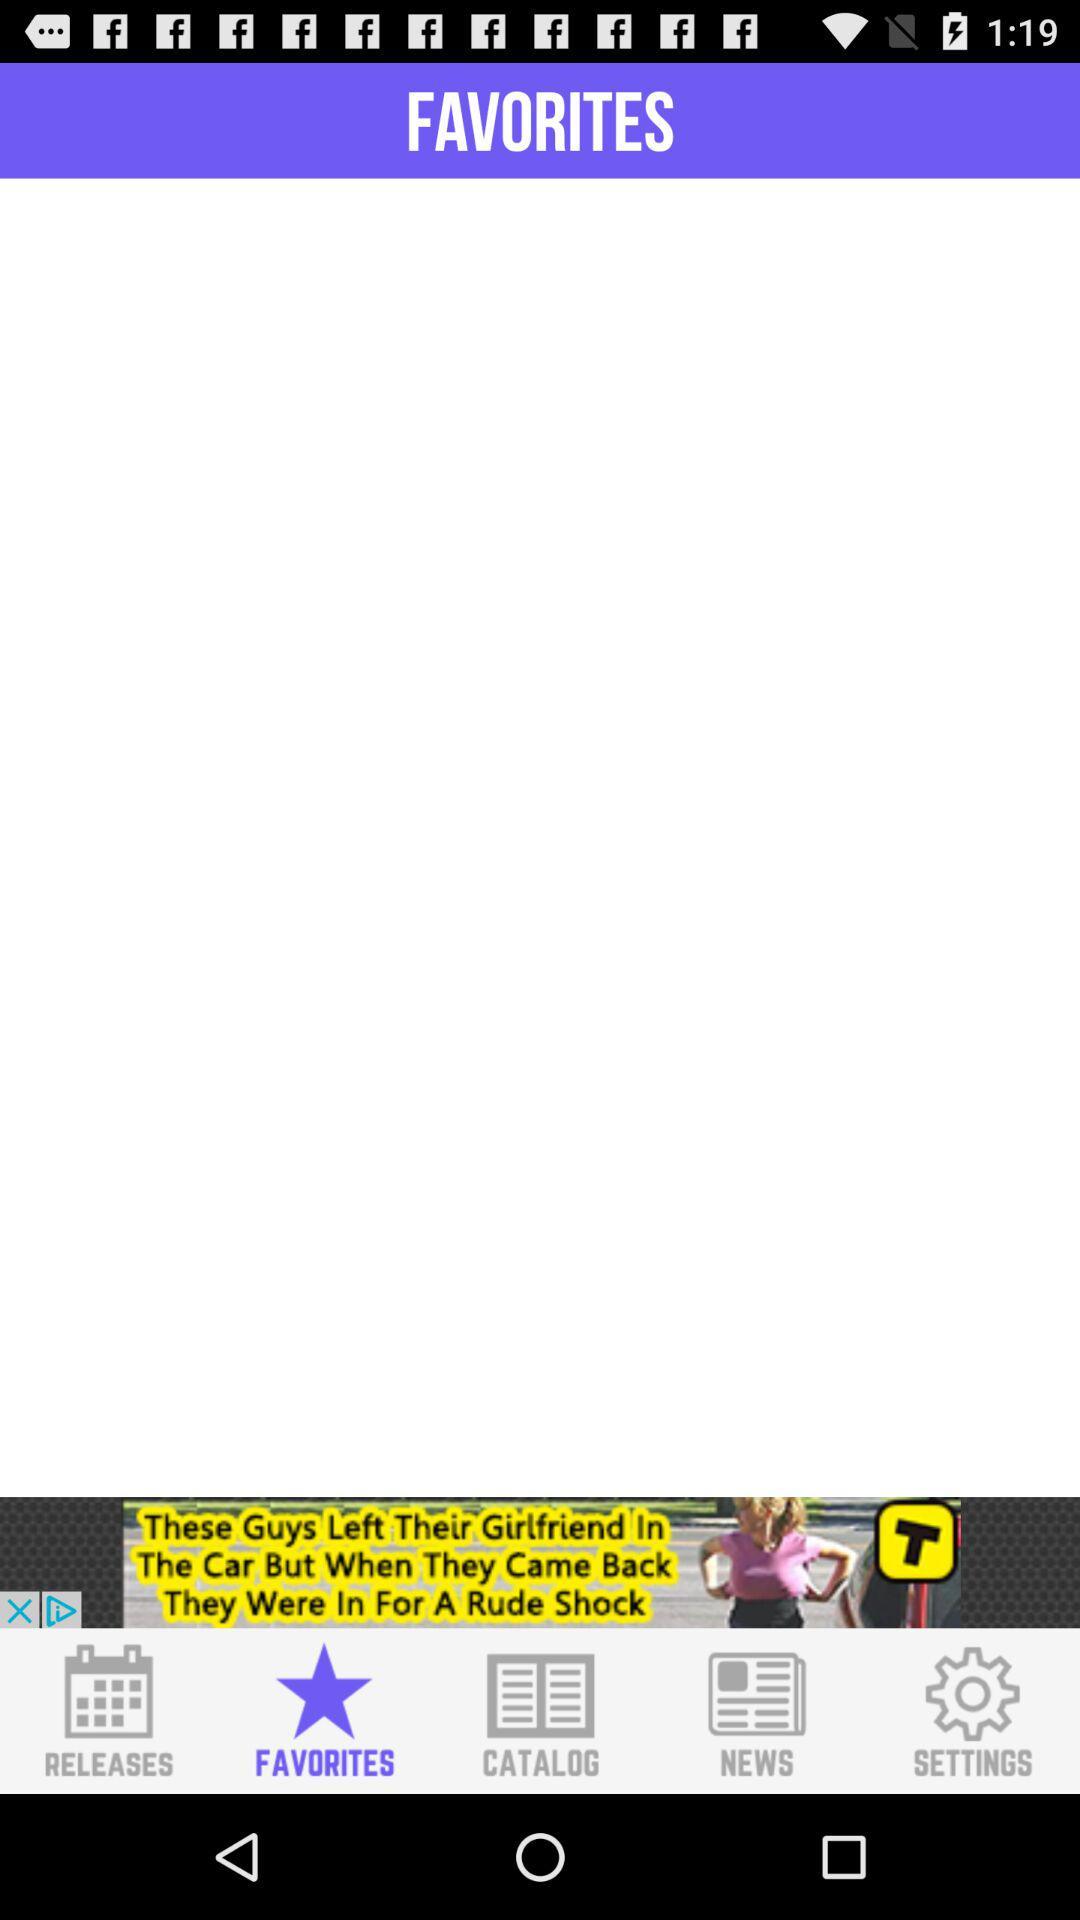 This screenshot has width=1080, height=1920. I want to click on click advertisement, so click(540, 1561).